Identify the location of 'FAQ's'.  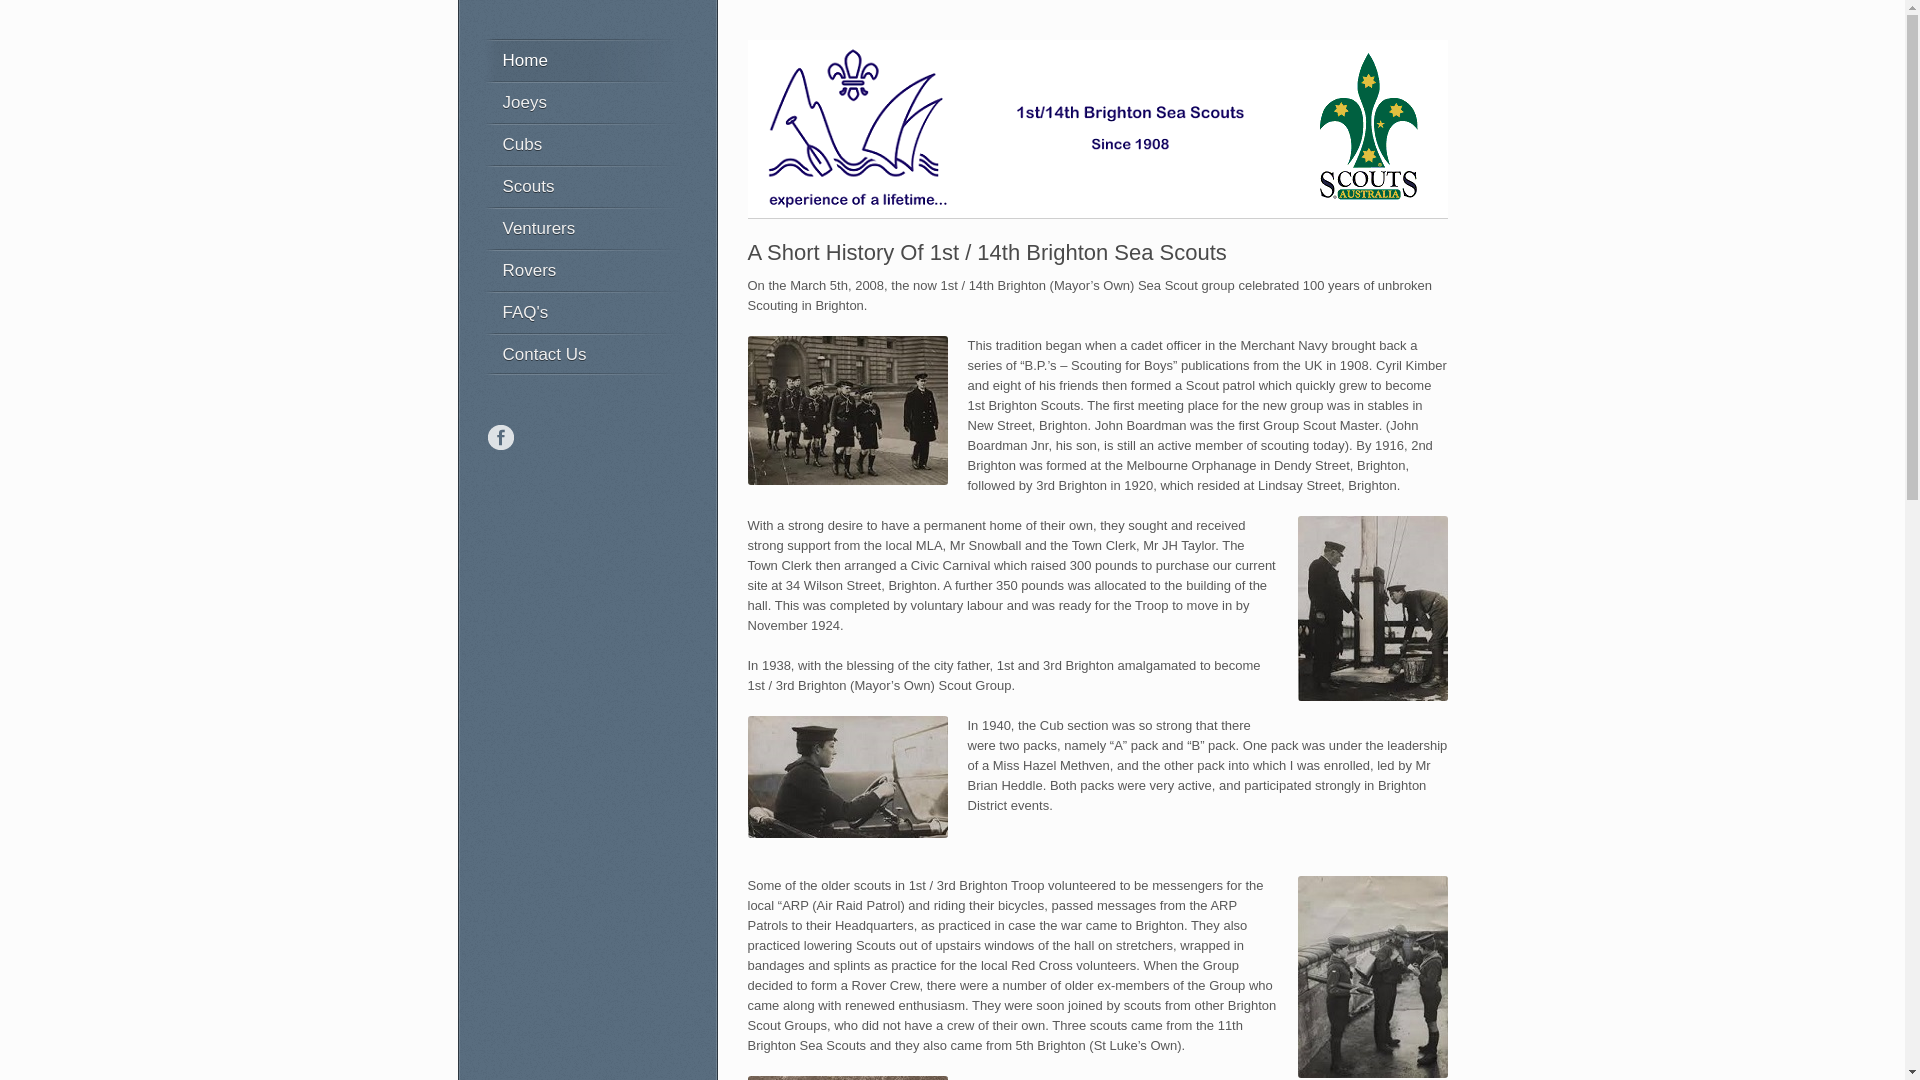
(580, 312).